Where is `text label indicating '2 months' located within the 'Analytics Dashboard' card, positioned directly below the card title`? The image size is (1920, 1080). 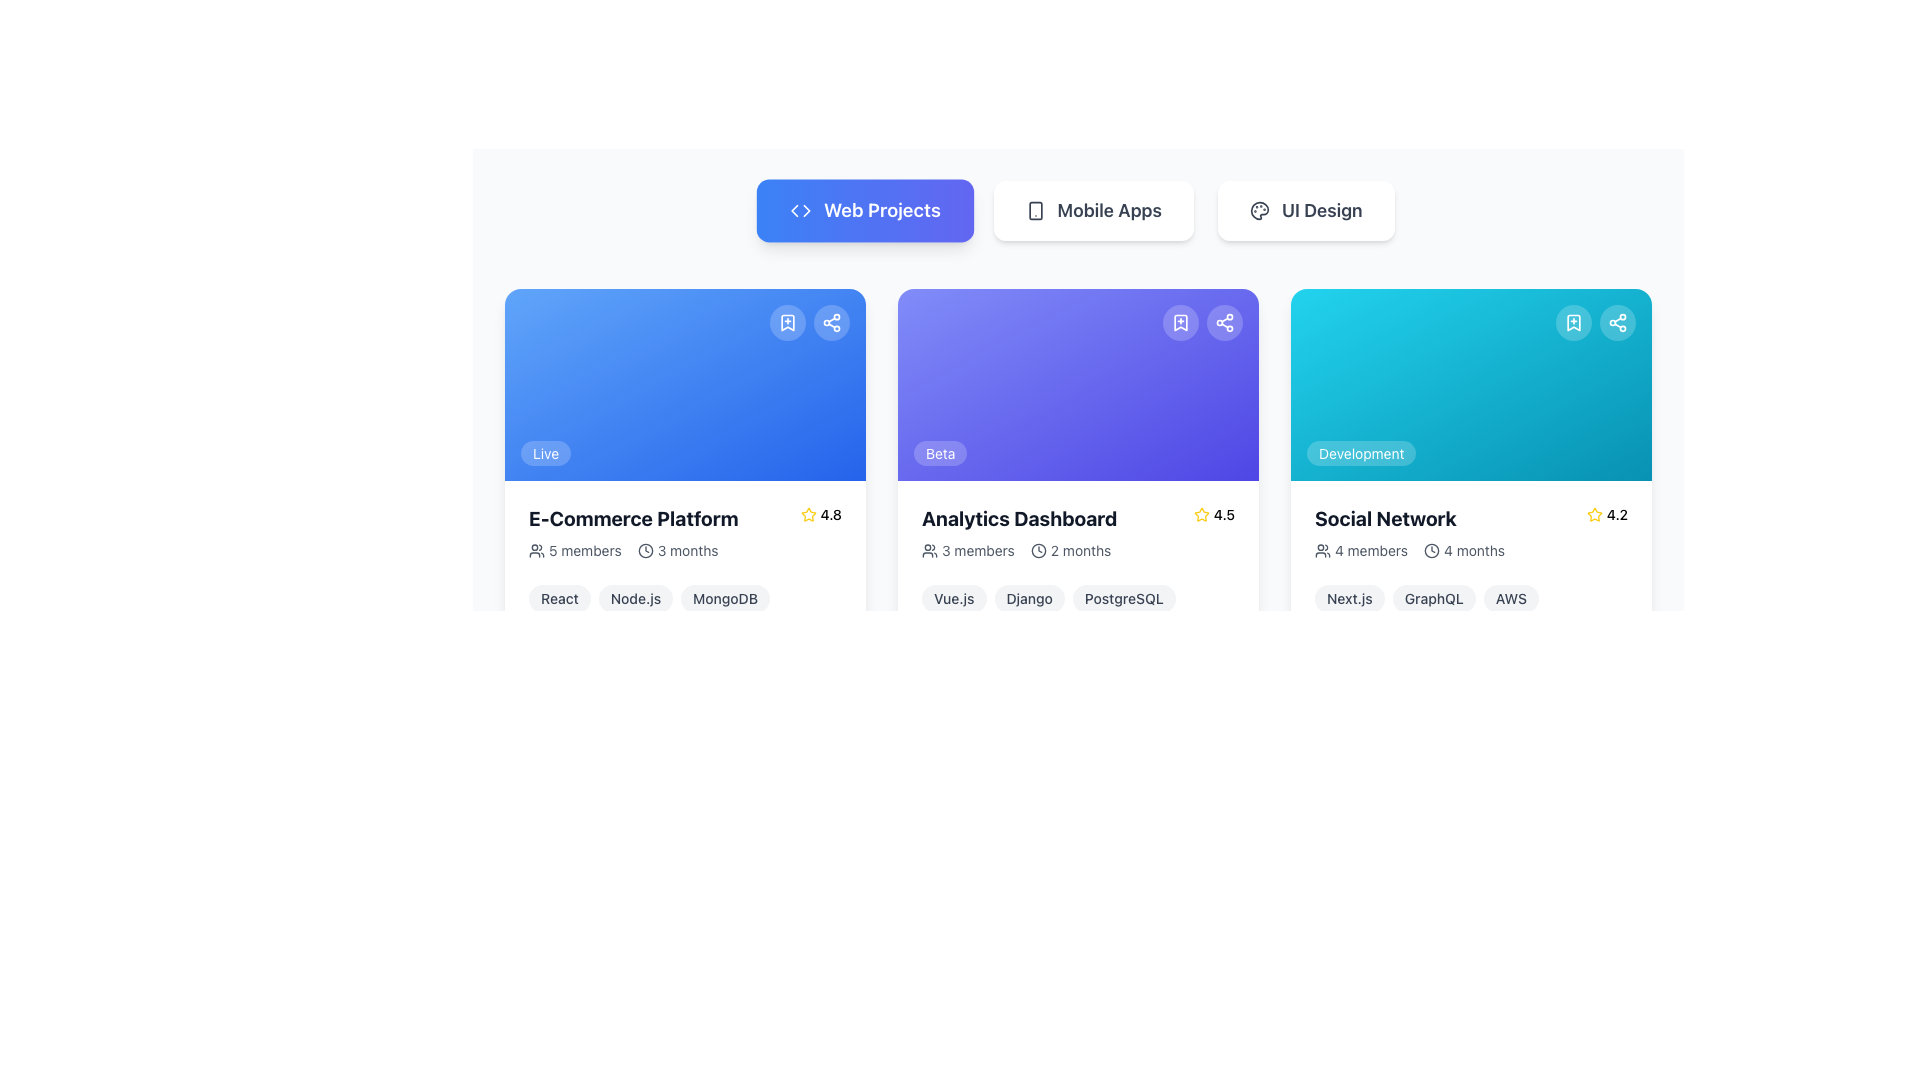 text label indicating '2 months' located within the 'Analytics Dashboard' card, positioned directly below the card title is located at coordinates (1070, 551).